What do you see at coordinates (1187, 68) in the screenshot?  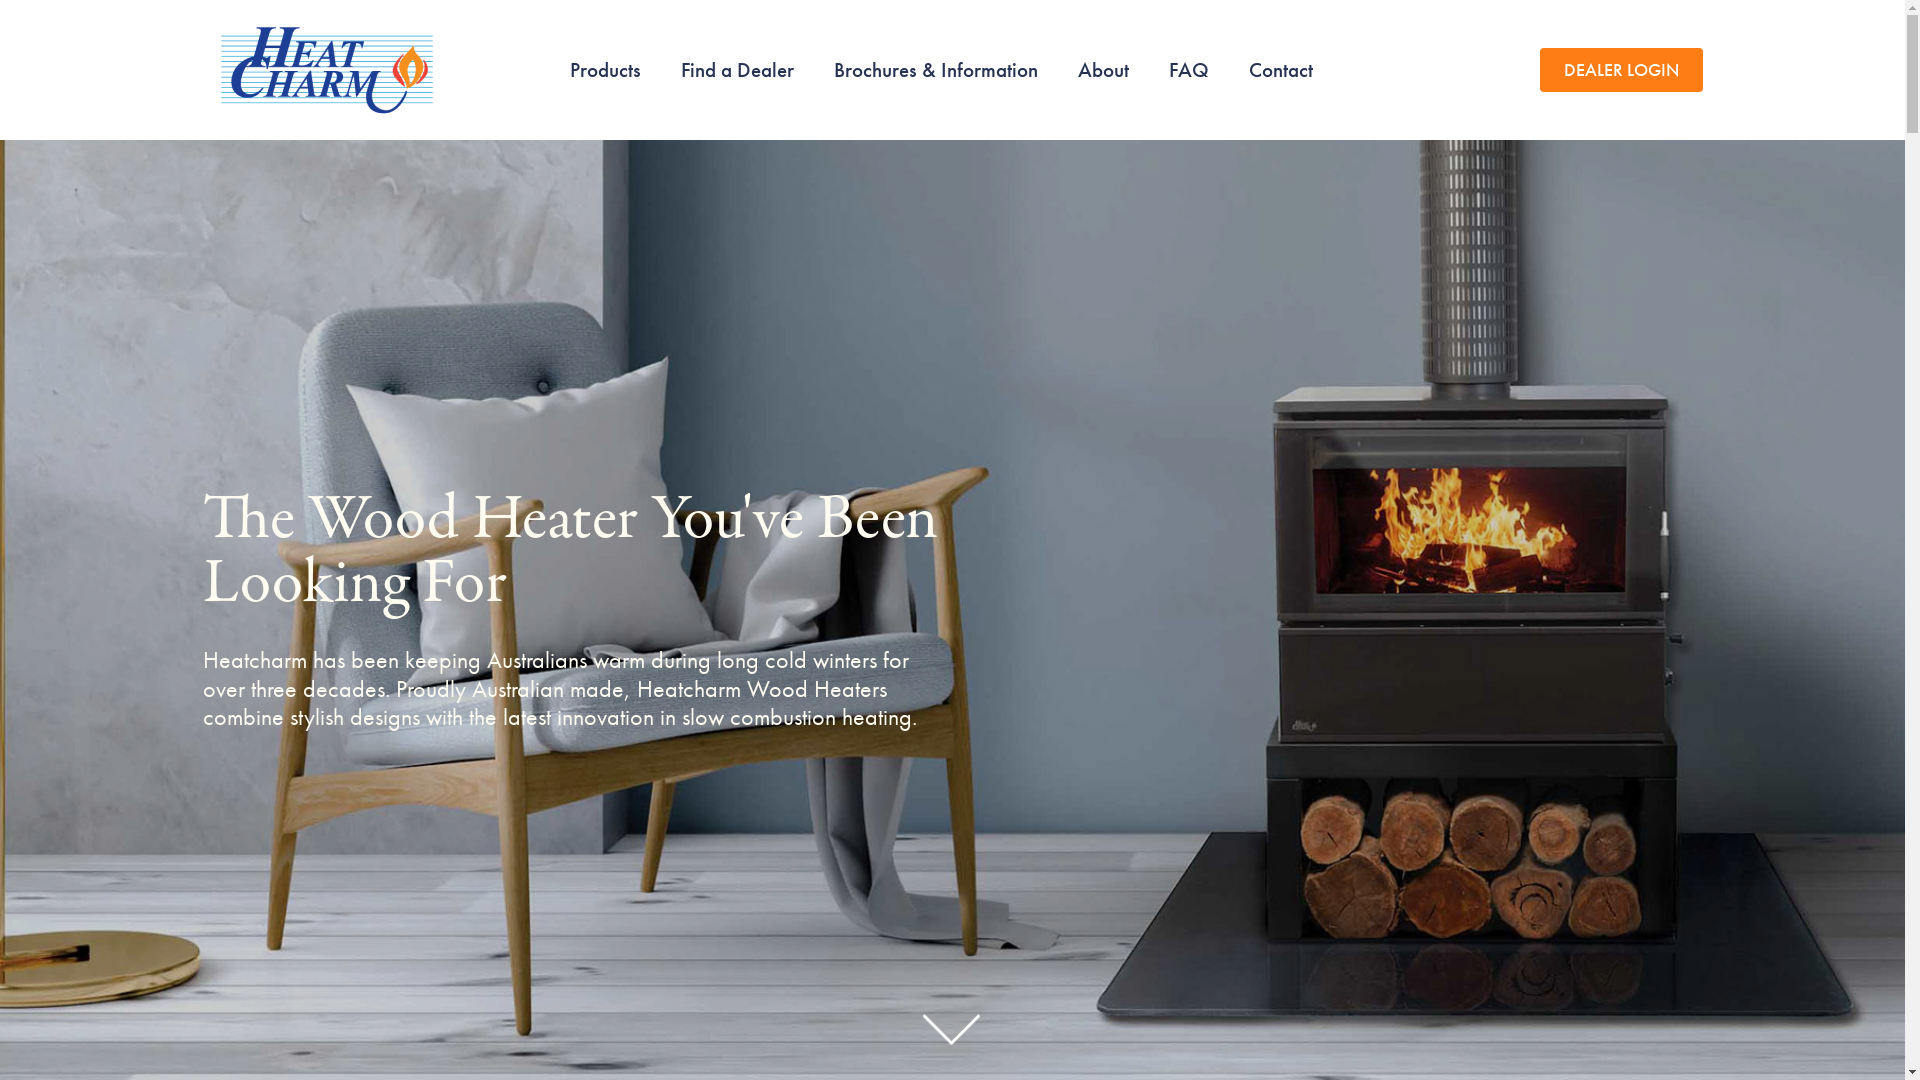 I see `'FAQ'` at bounding box center [1187, 68].